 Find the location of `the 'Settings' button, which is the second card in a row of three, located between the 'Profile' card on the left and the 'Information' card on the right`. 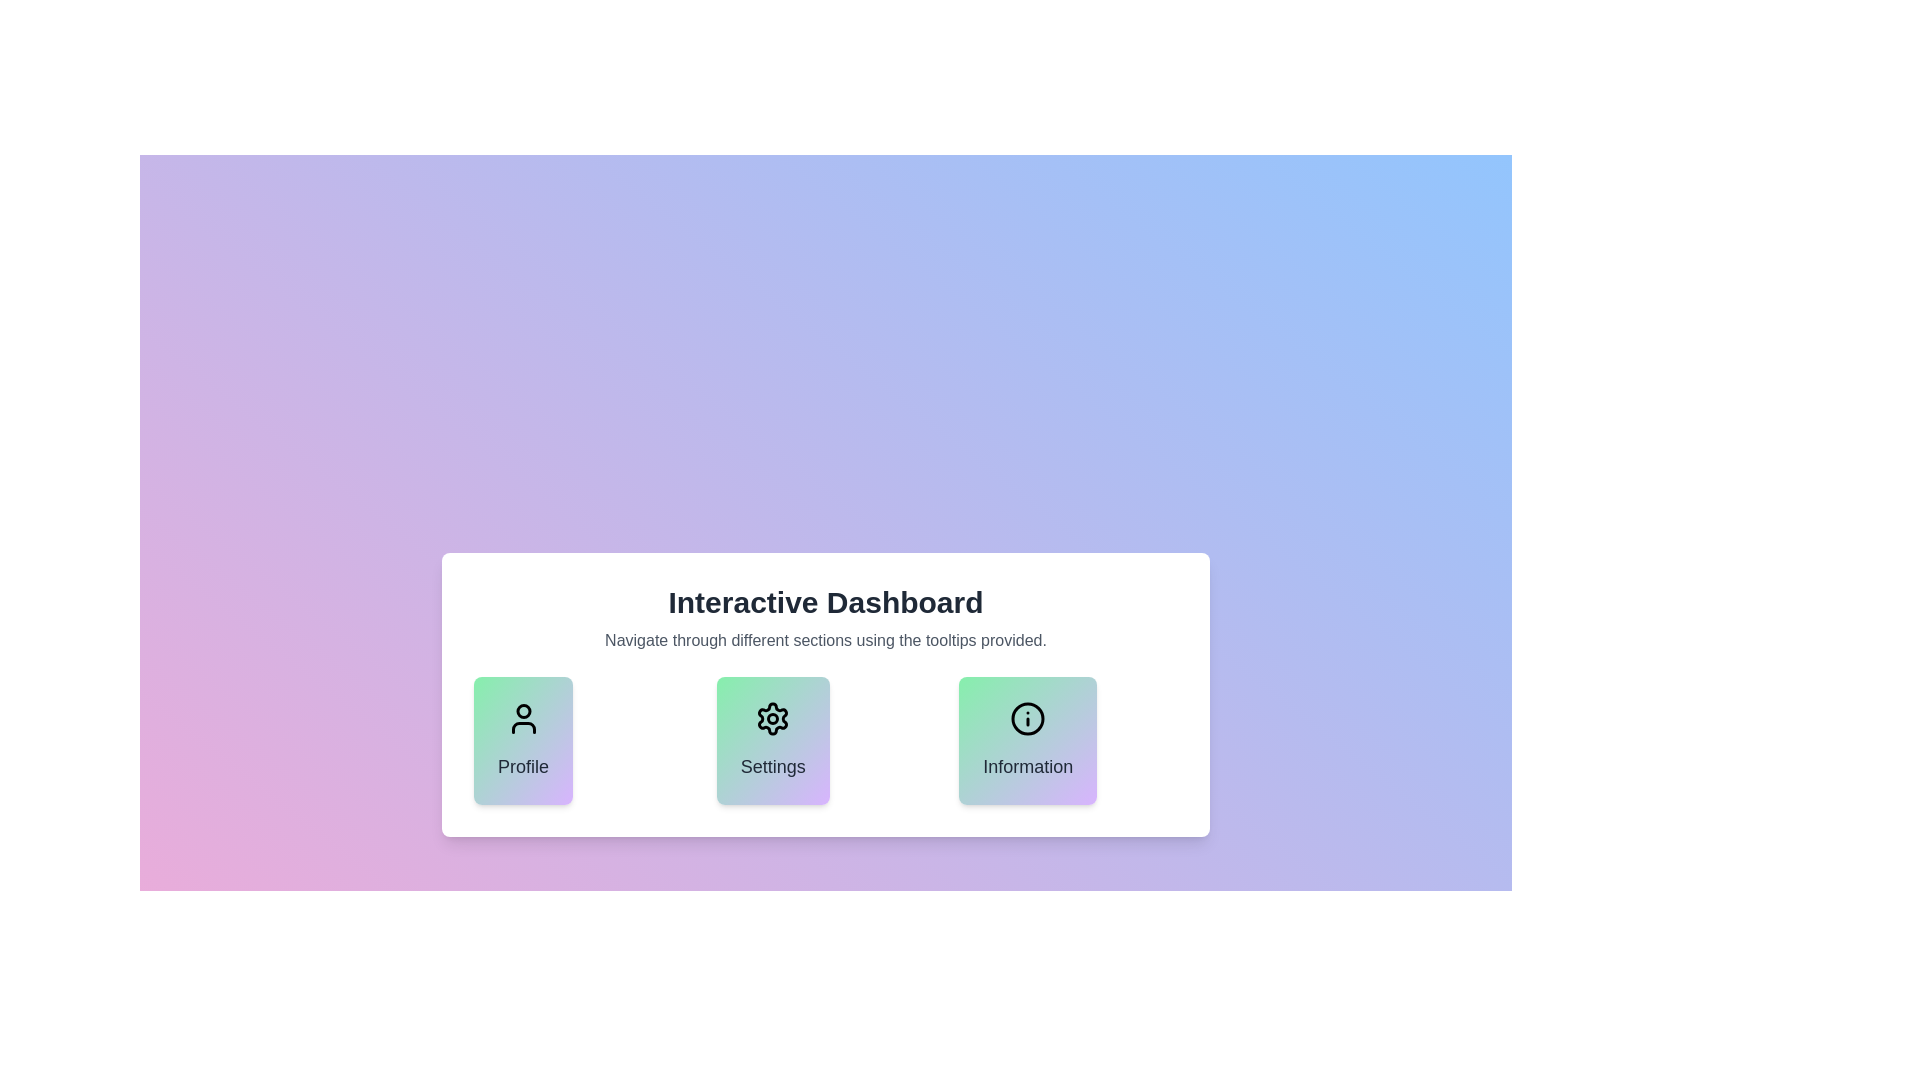

the 'Settings' button, which is the second card in a row of three, located between the 'Profile' card on the left and the 'Information' card on the right is located at coordinates (825, 740).